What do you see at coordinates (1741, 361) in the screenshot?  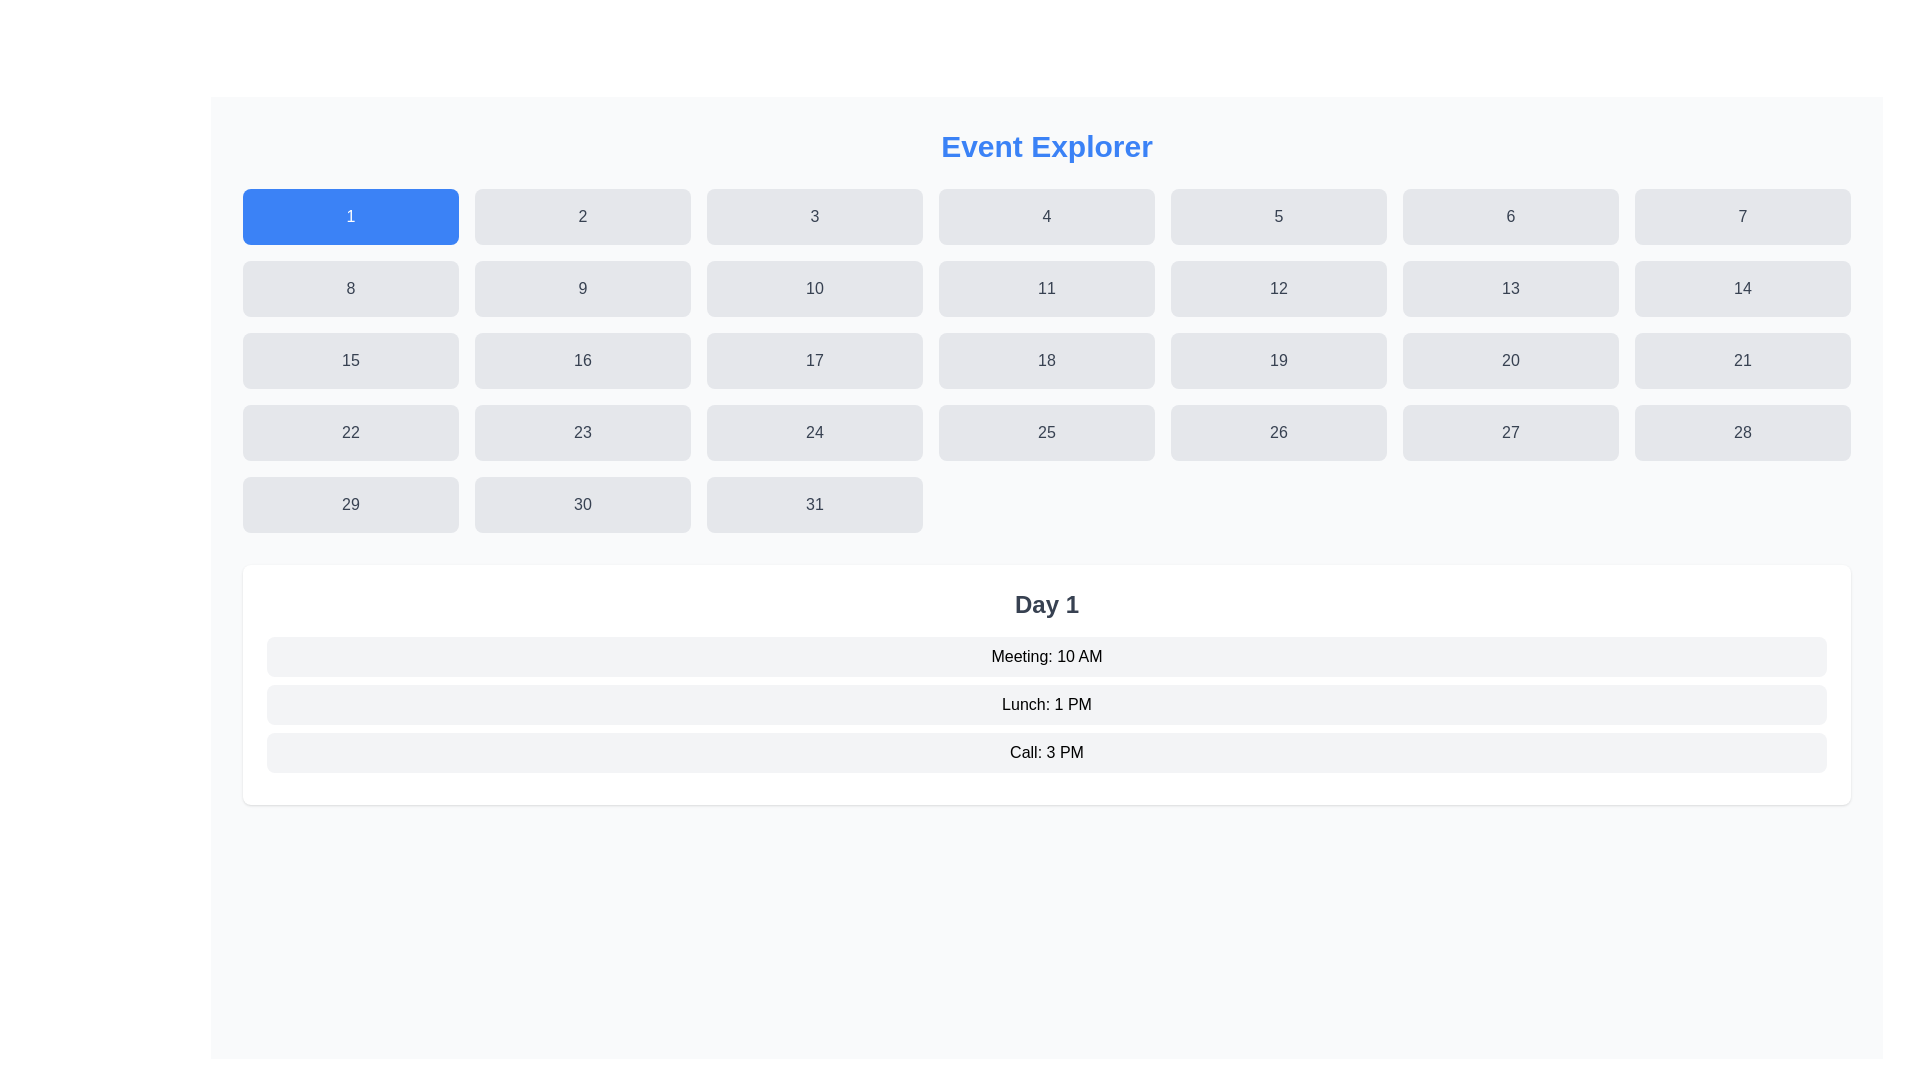 I see `the rectangular button with rounded corners displaying the number '21'` at bounding box center [1741, 361].